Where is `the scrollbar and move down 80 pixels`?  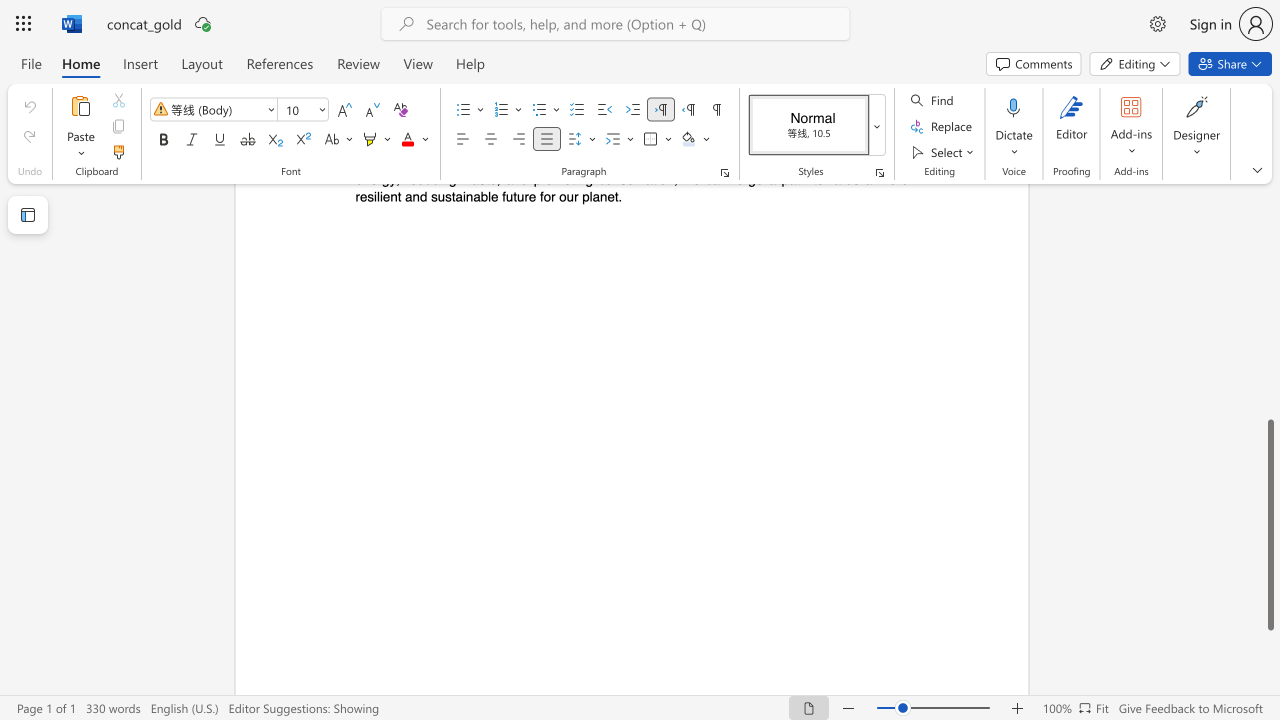
the scrollbar and move down 80 pixels is located at coordinates (1269, 524).